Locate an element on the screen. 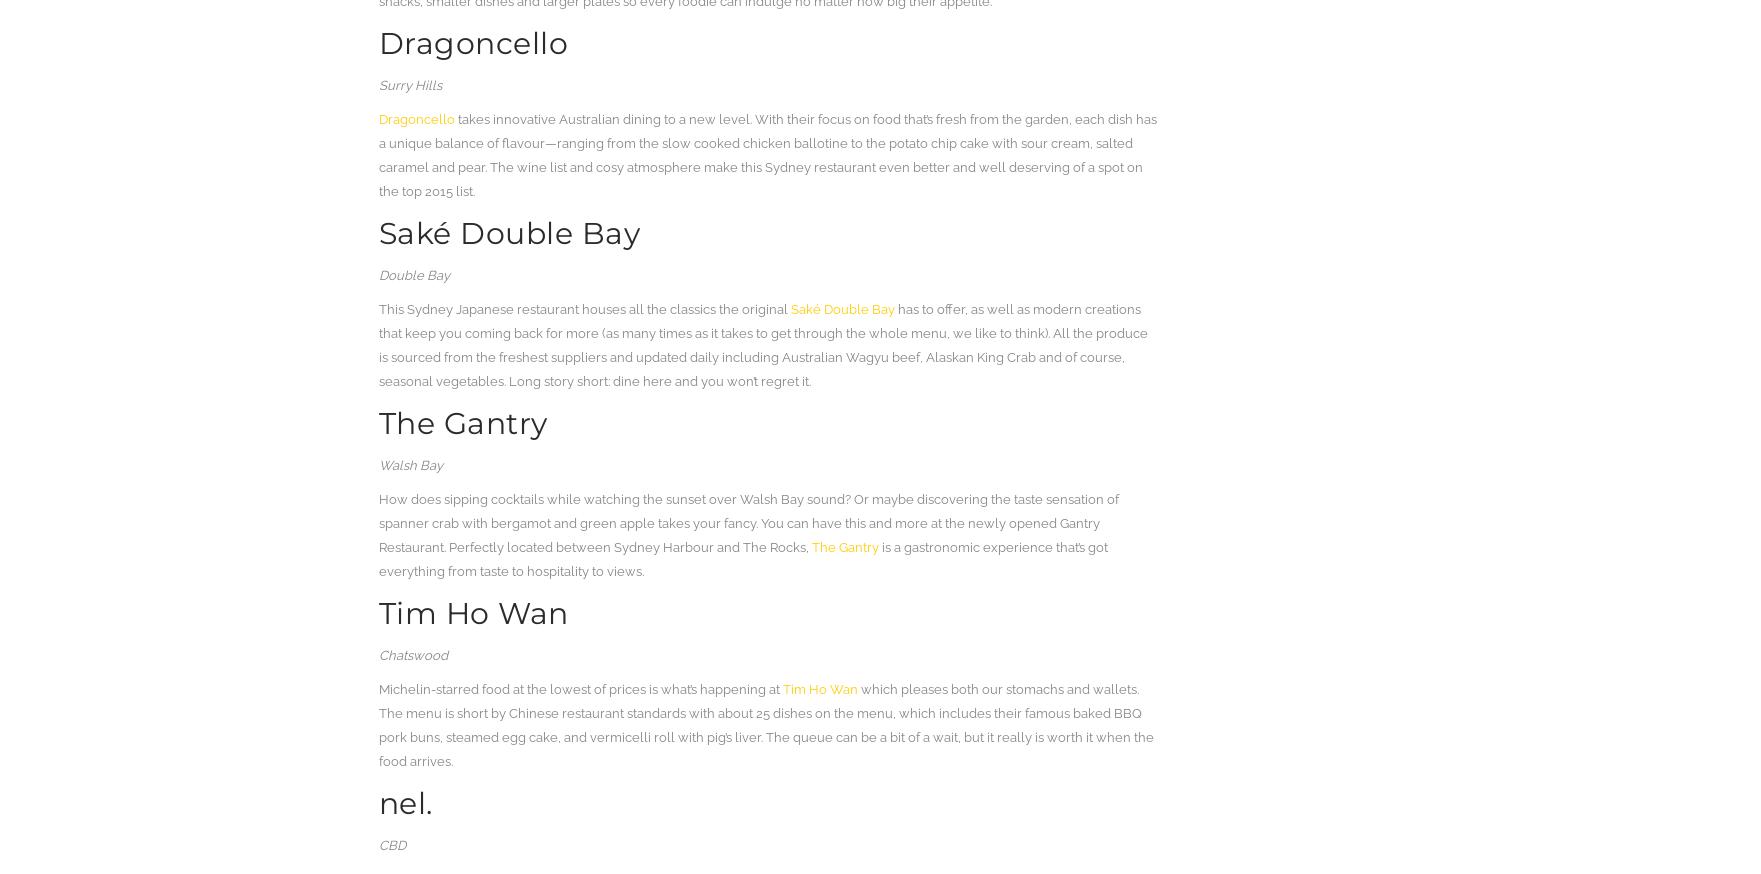 This screenshot has width=1761, height=874. 'Chatswood' is located at coordinates (411, 654).